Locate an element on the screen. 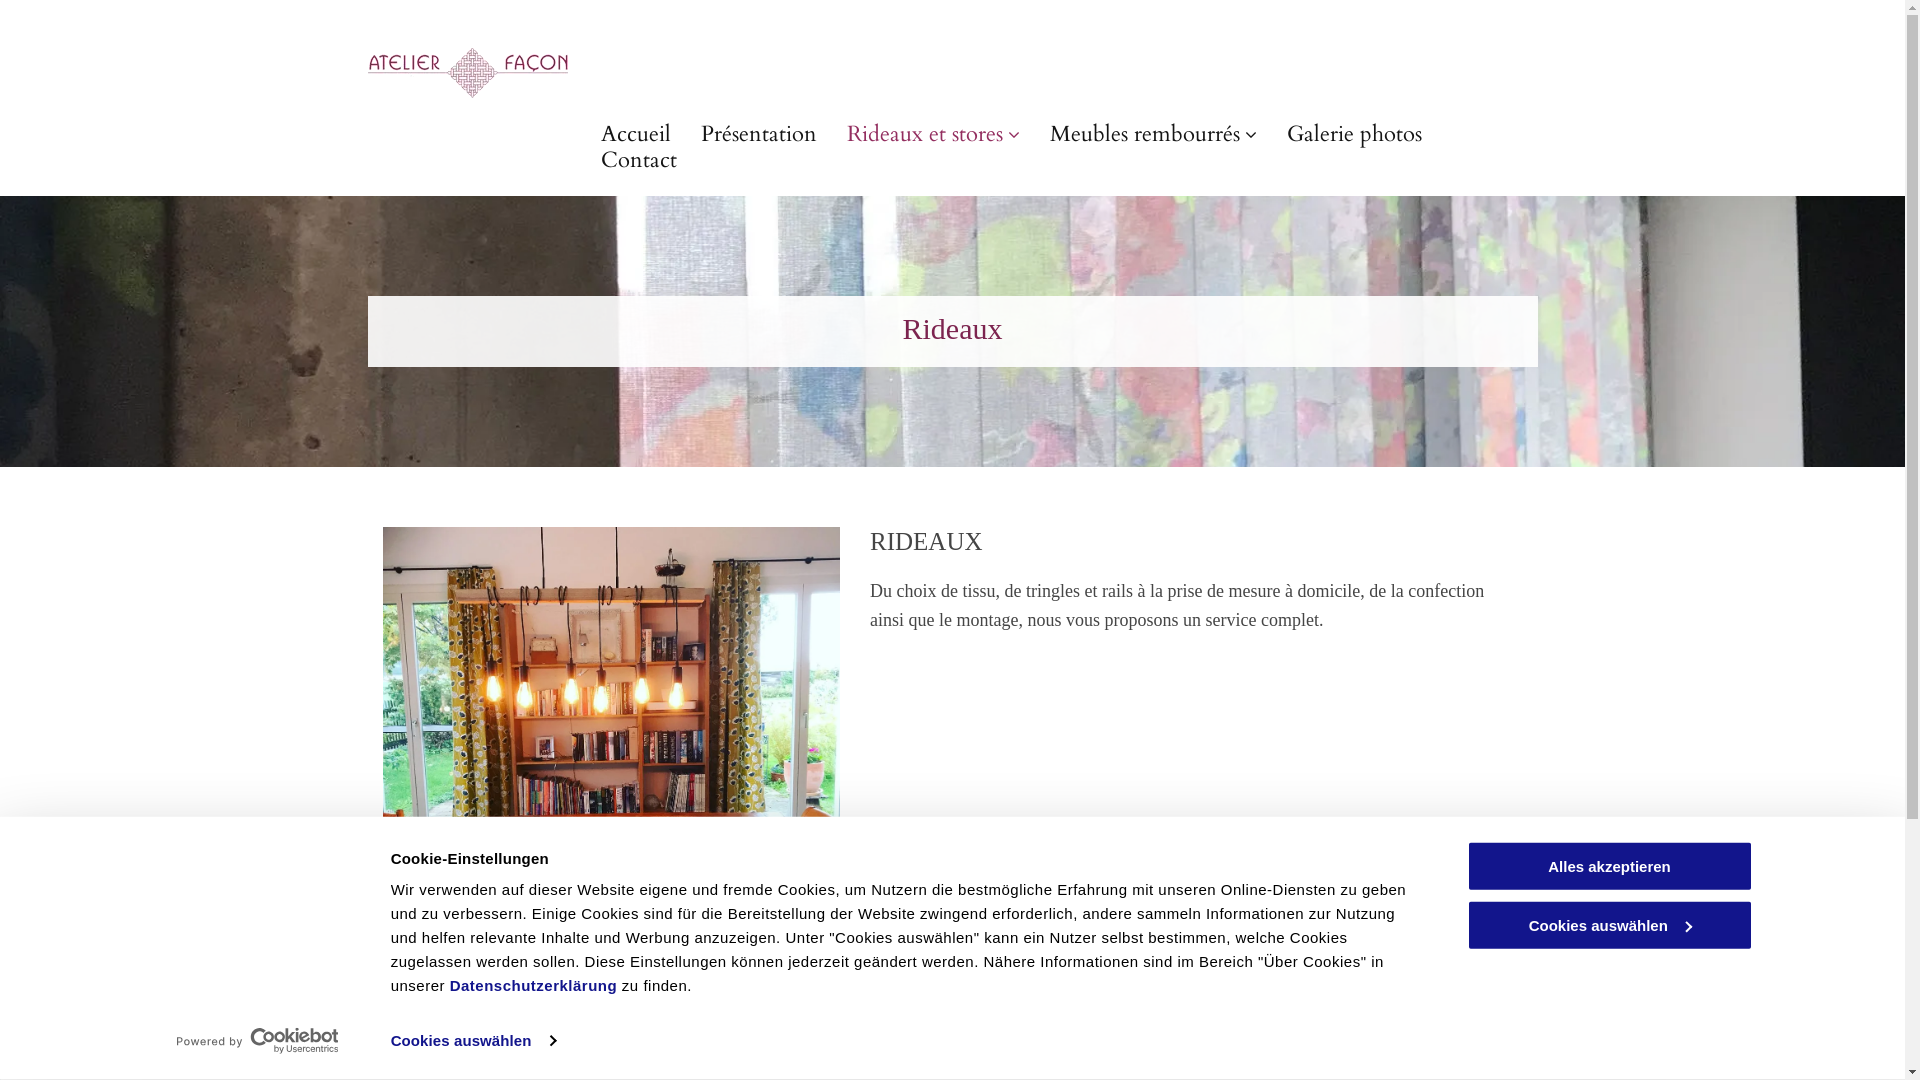 The image size is (1920, 1080). 'Galerie photos' is located at coordinates (1354, 134).